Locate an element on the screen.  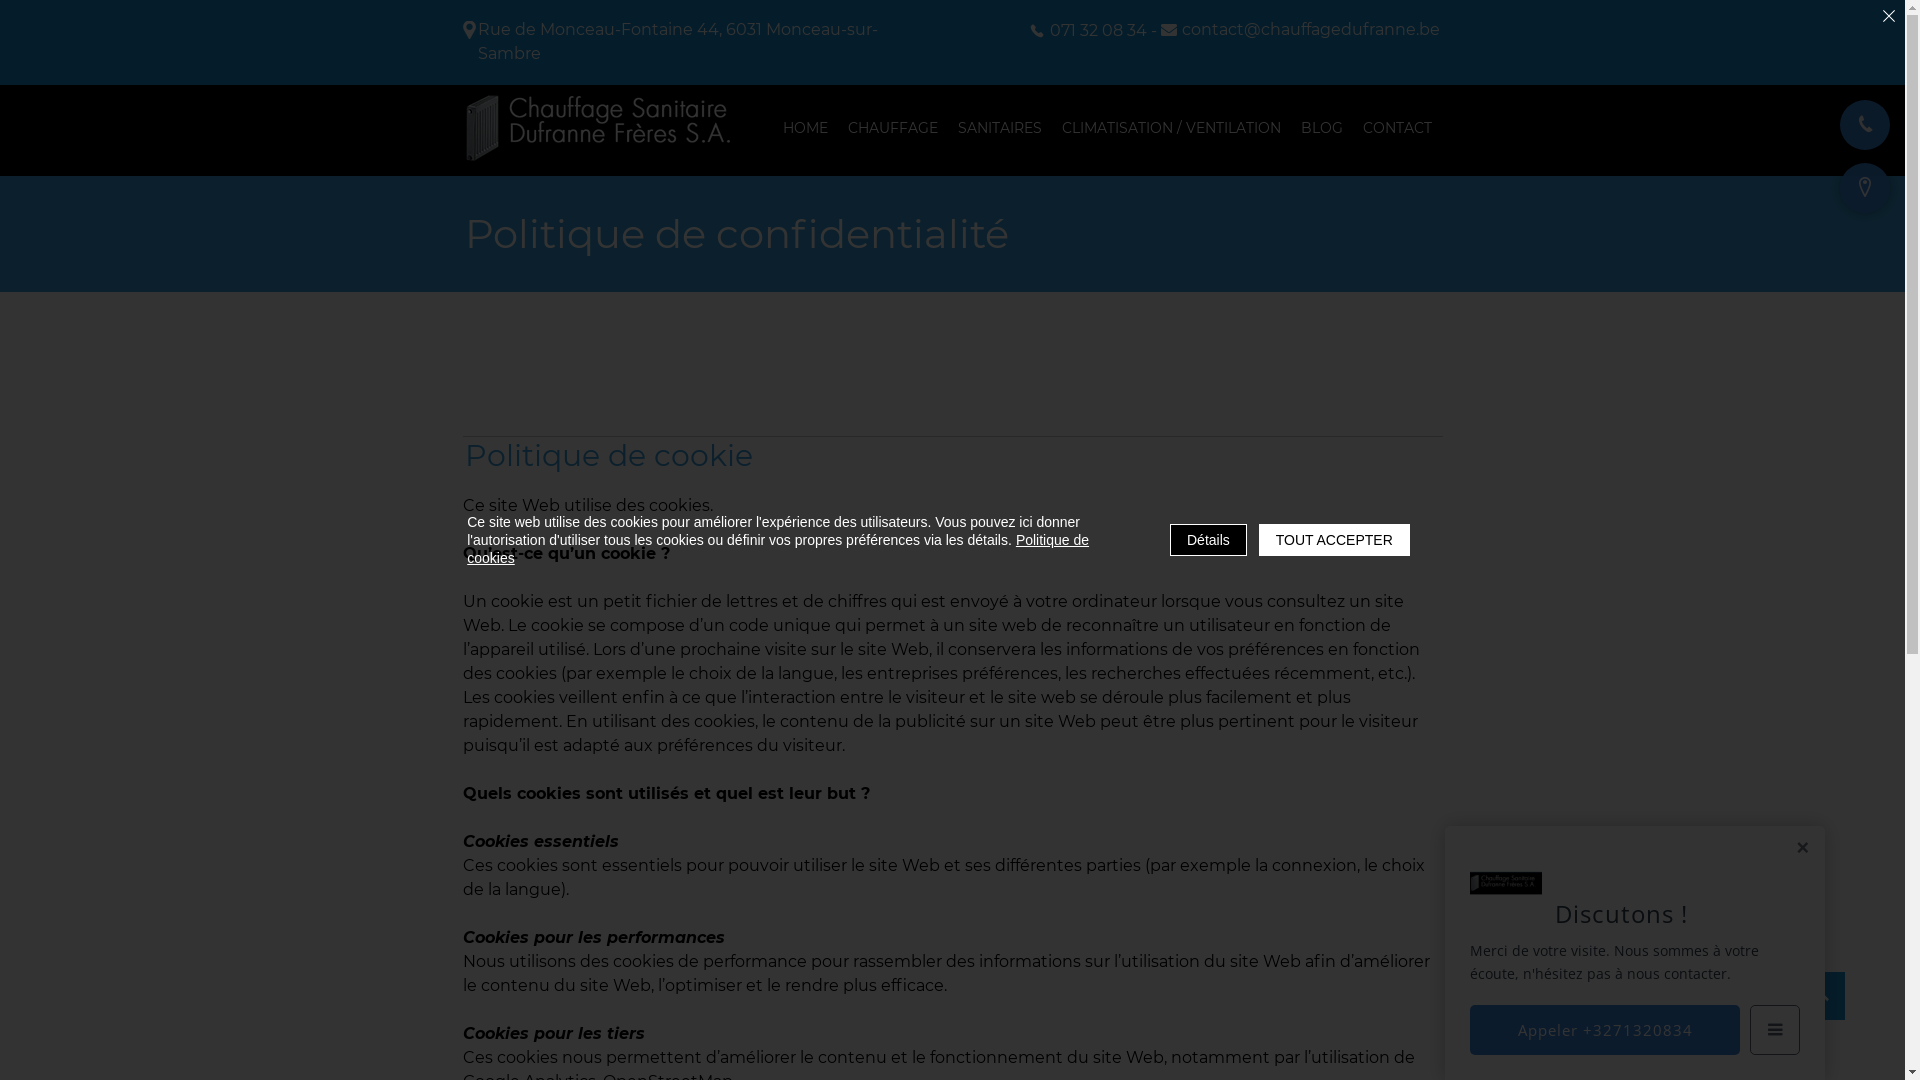
'TOUT ACCEPTER' is located at coordinates (1334, 540).